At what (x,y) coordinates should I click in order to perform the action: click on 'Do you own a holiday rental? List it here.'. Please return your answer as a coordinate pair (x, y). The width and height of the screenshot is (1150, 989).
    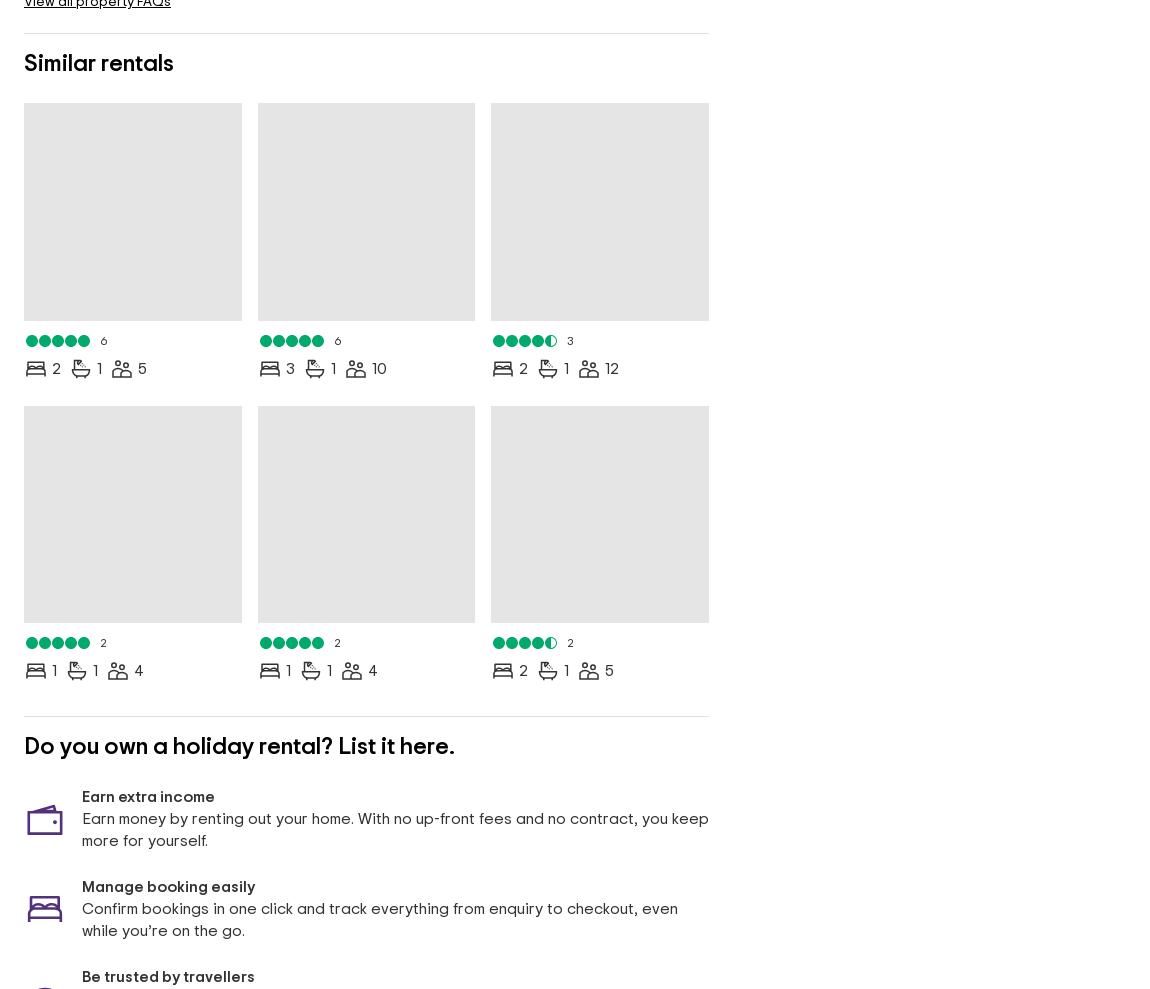
    Looking at the image, I should click on (238, 746).